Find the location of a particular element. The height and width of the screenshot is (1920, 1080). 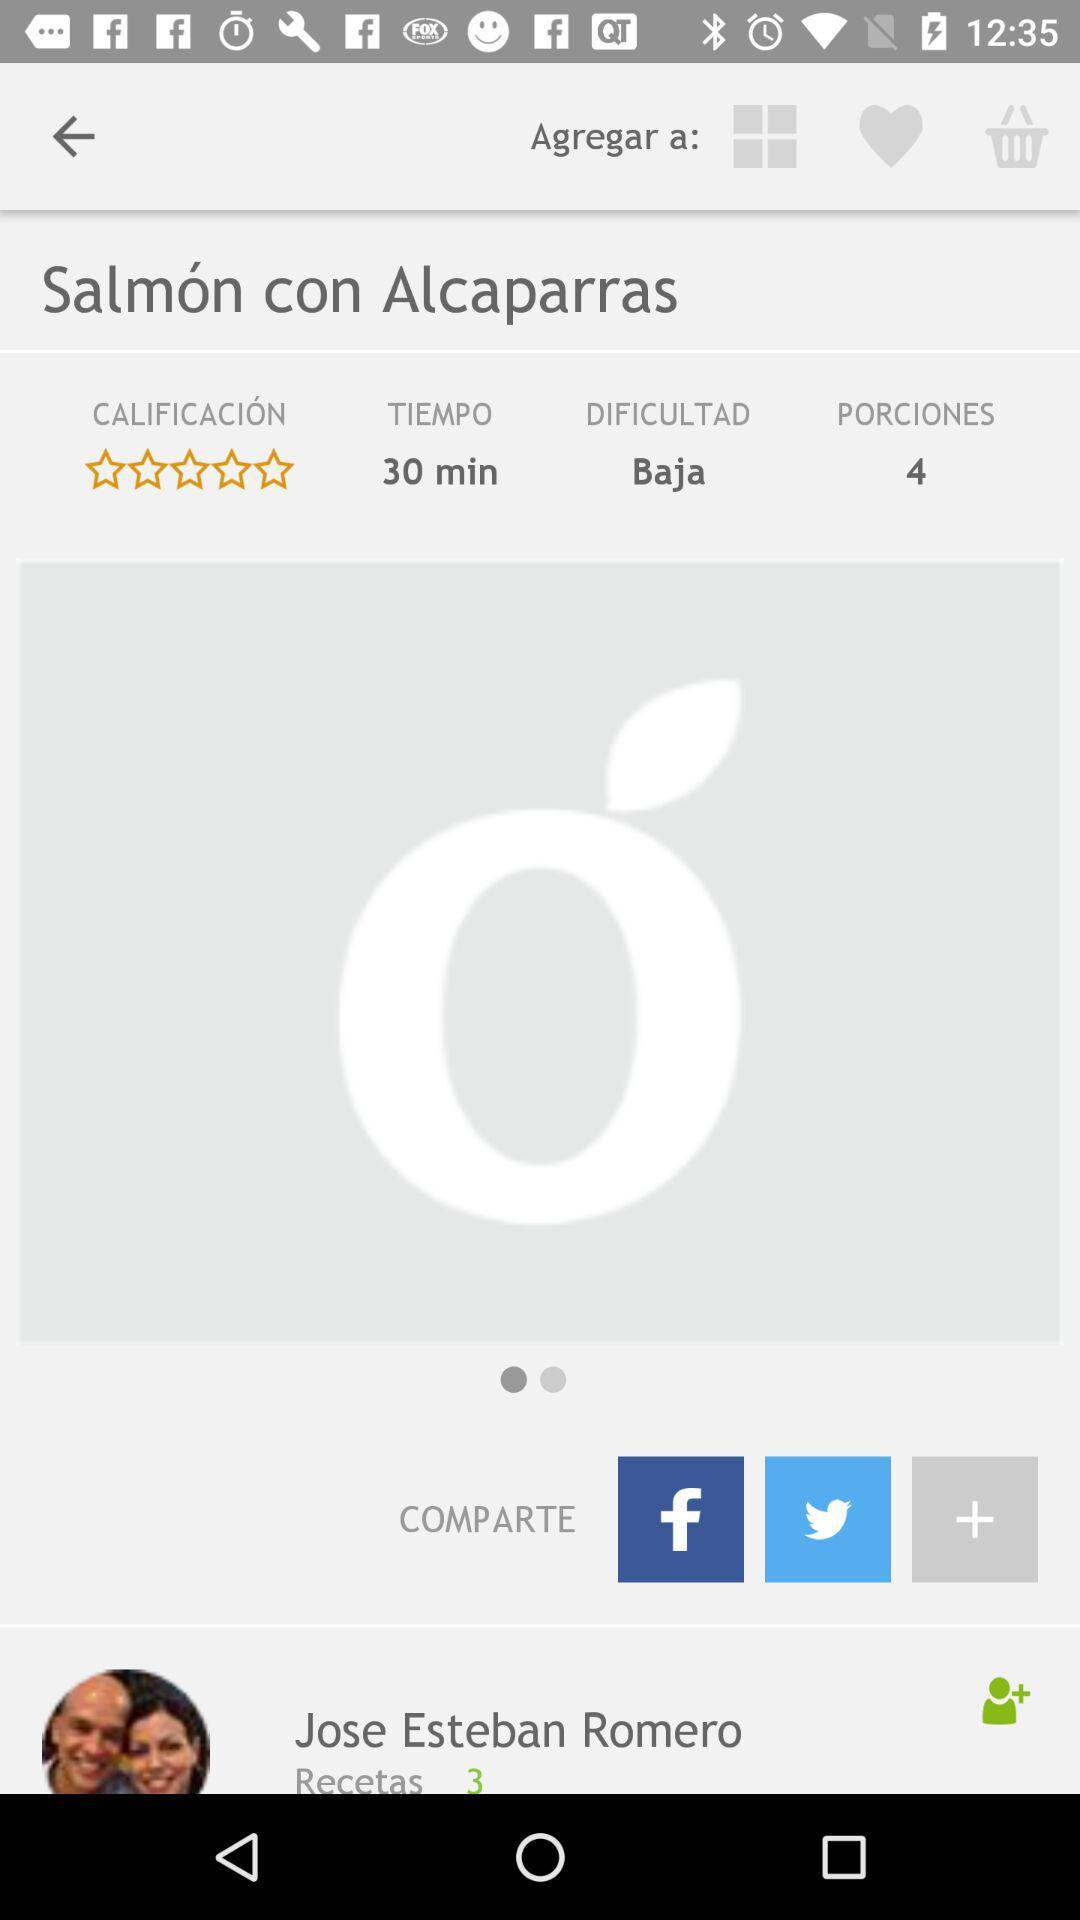

tweeter icon is located at coordinates (828, 1519).